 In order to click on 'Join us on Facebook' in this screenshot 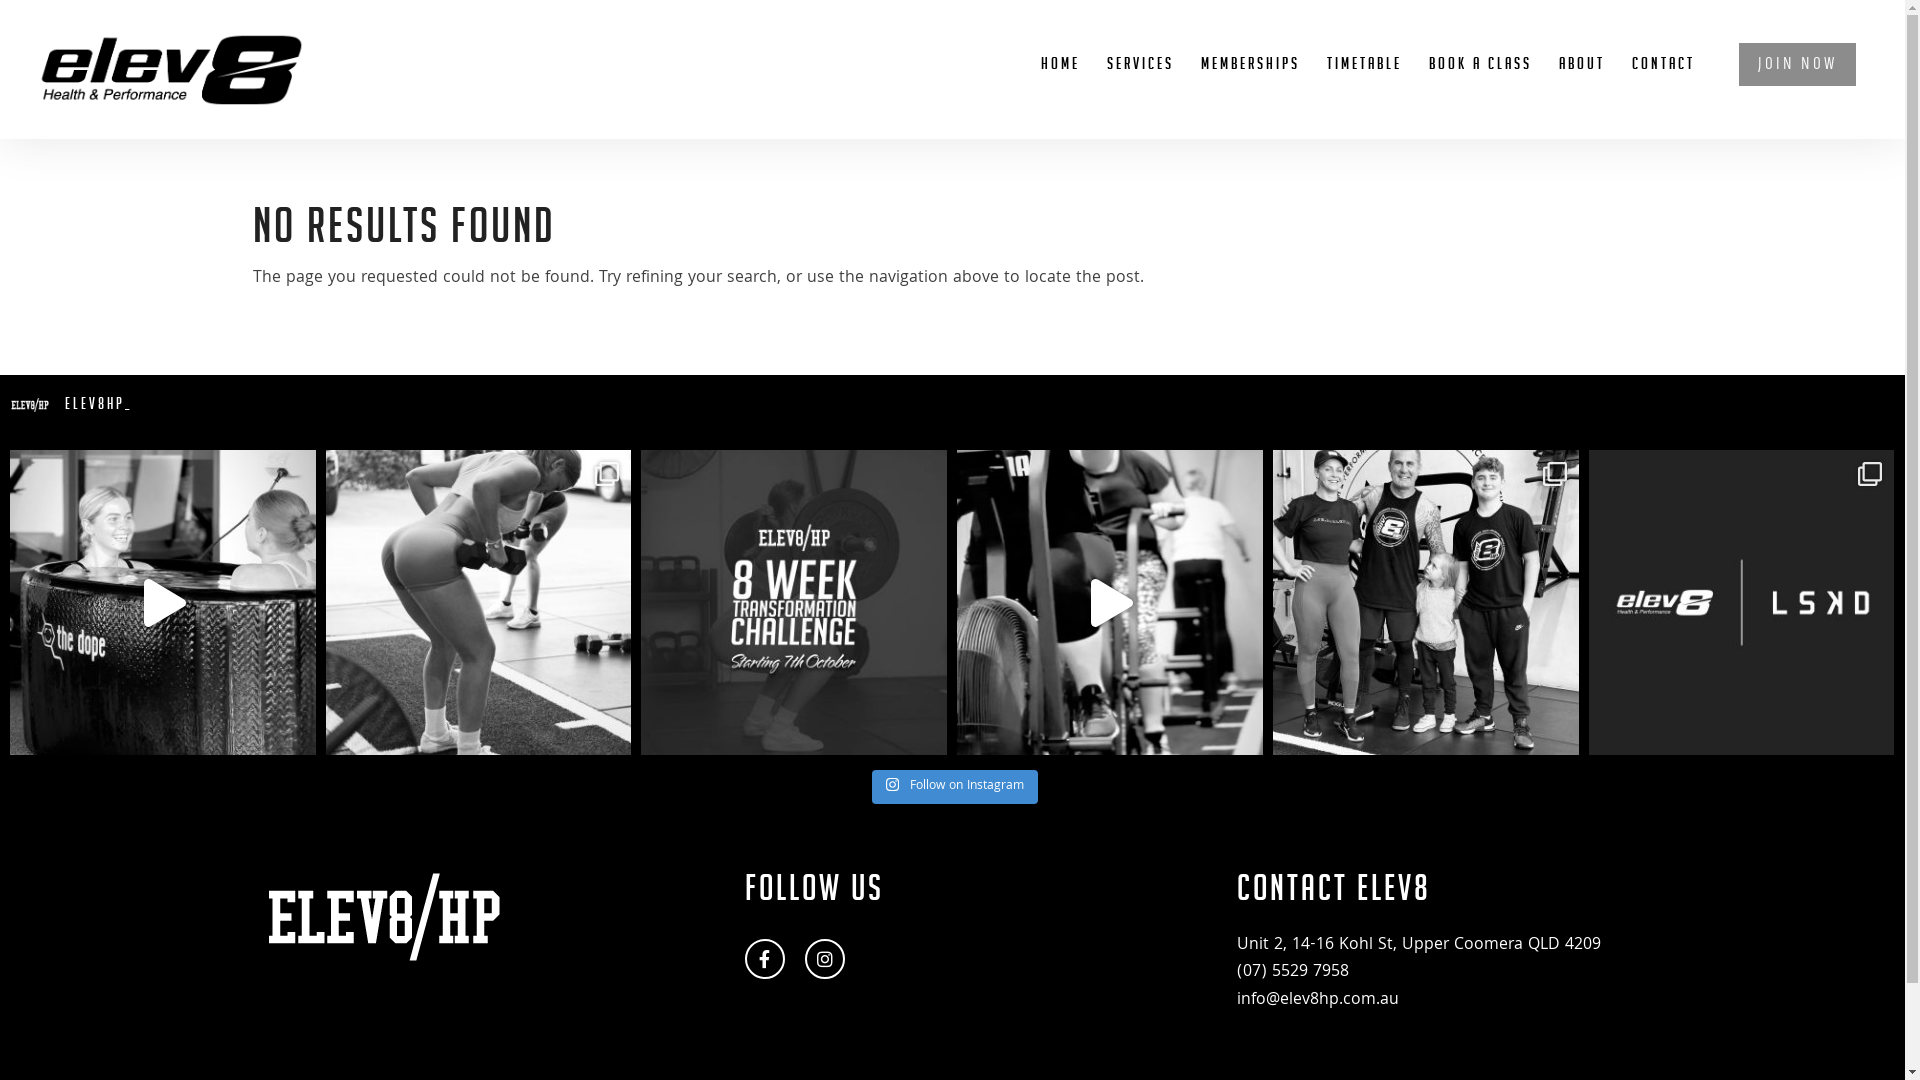, I will do `click(763, 958)`.